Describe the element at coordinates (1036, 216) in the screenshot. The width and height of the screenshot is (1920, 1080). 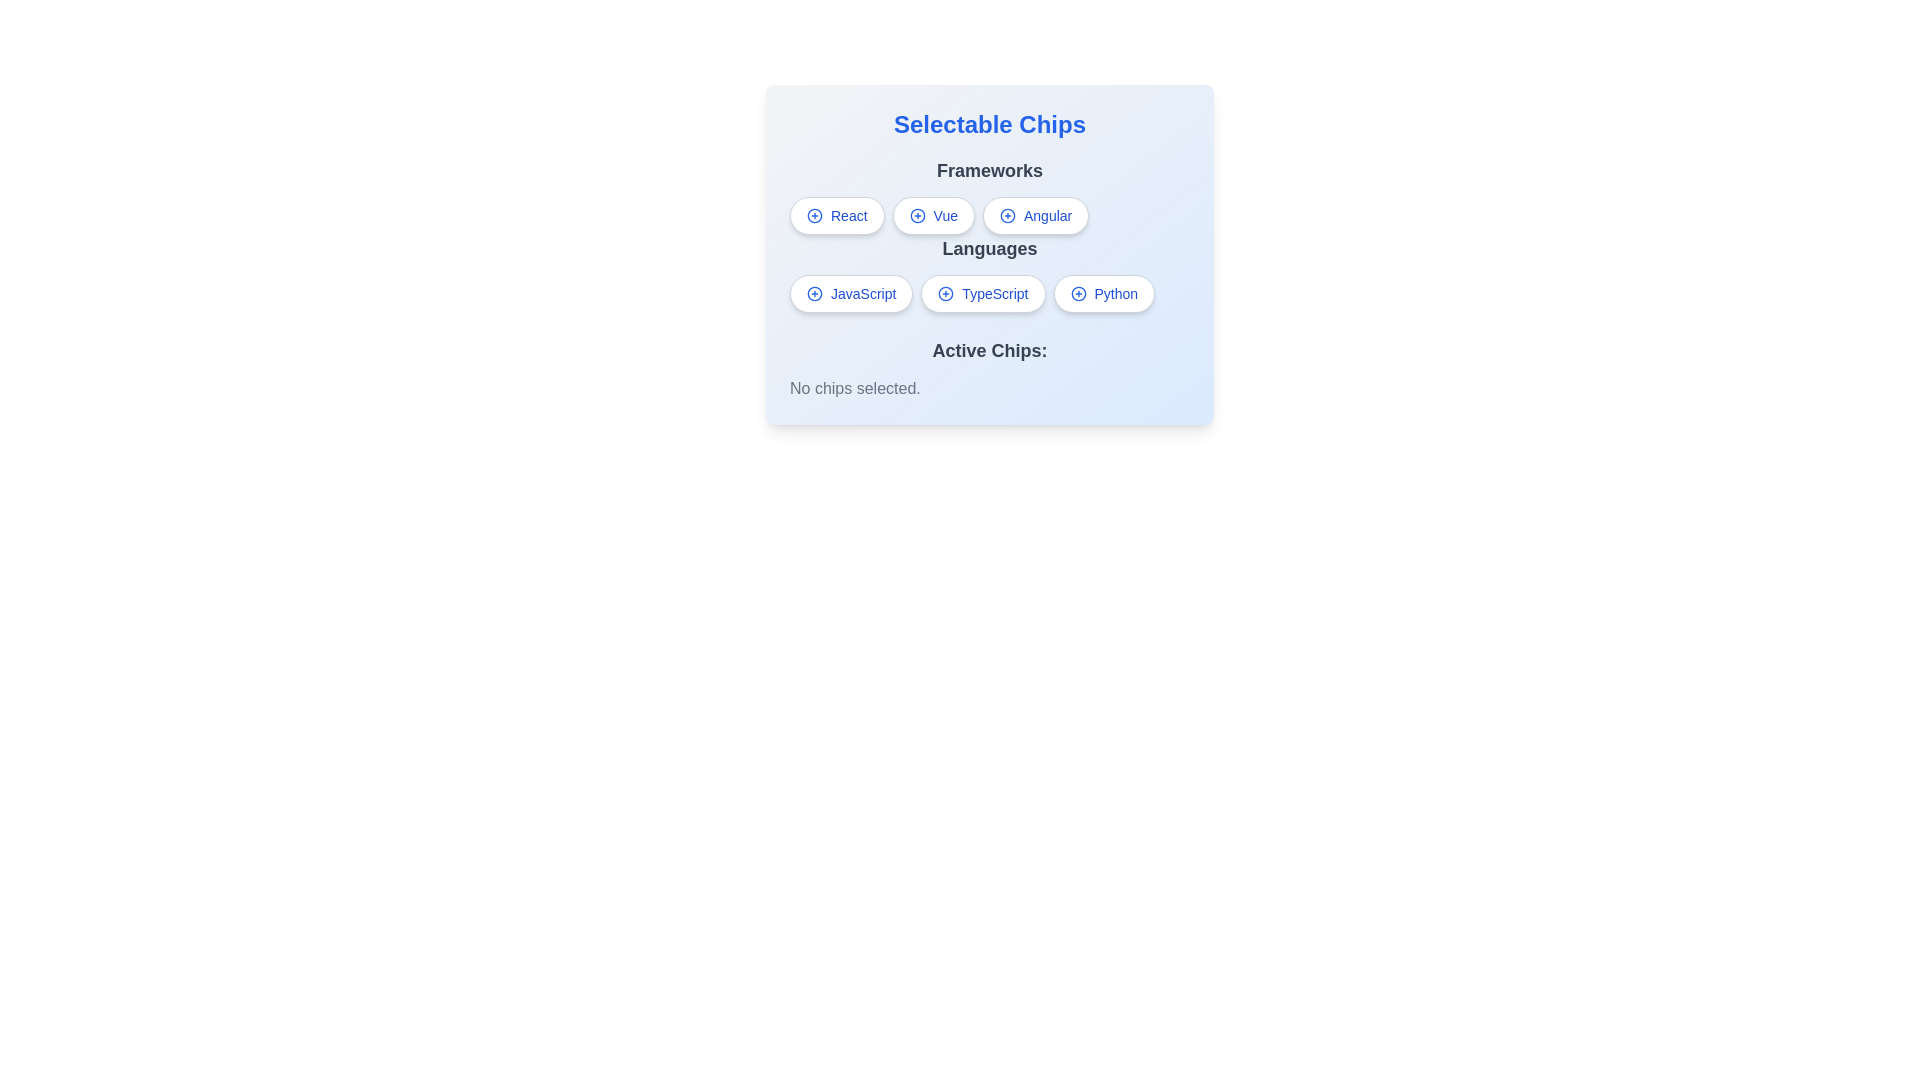
I see `the third button labeled 'Angular' with a '+' blue icon in the Frameworks section` at that location.